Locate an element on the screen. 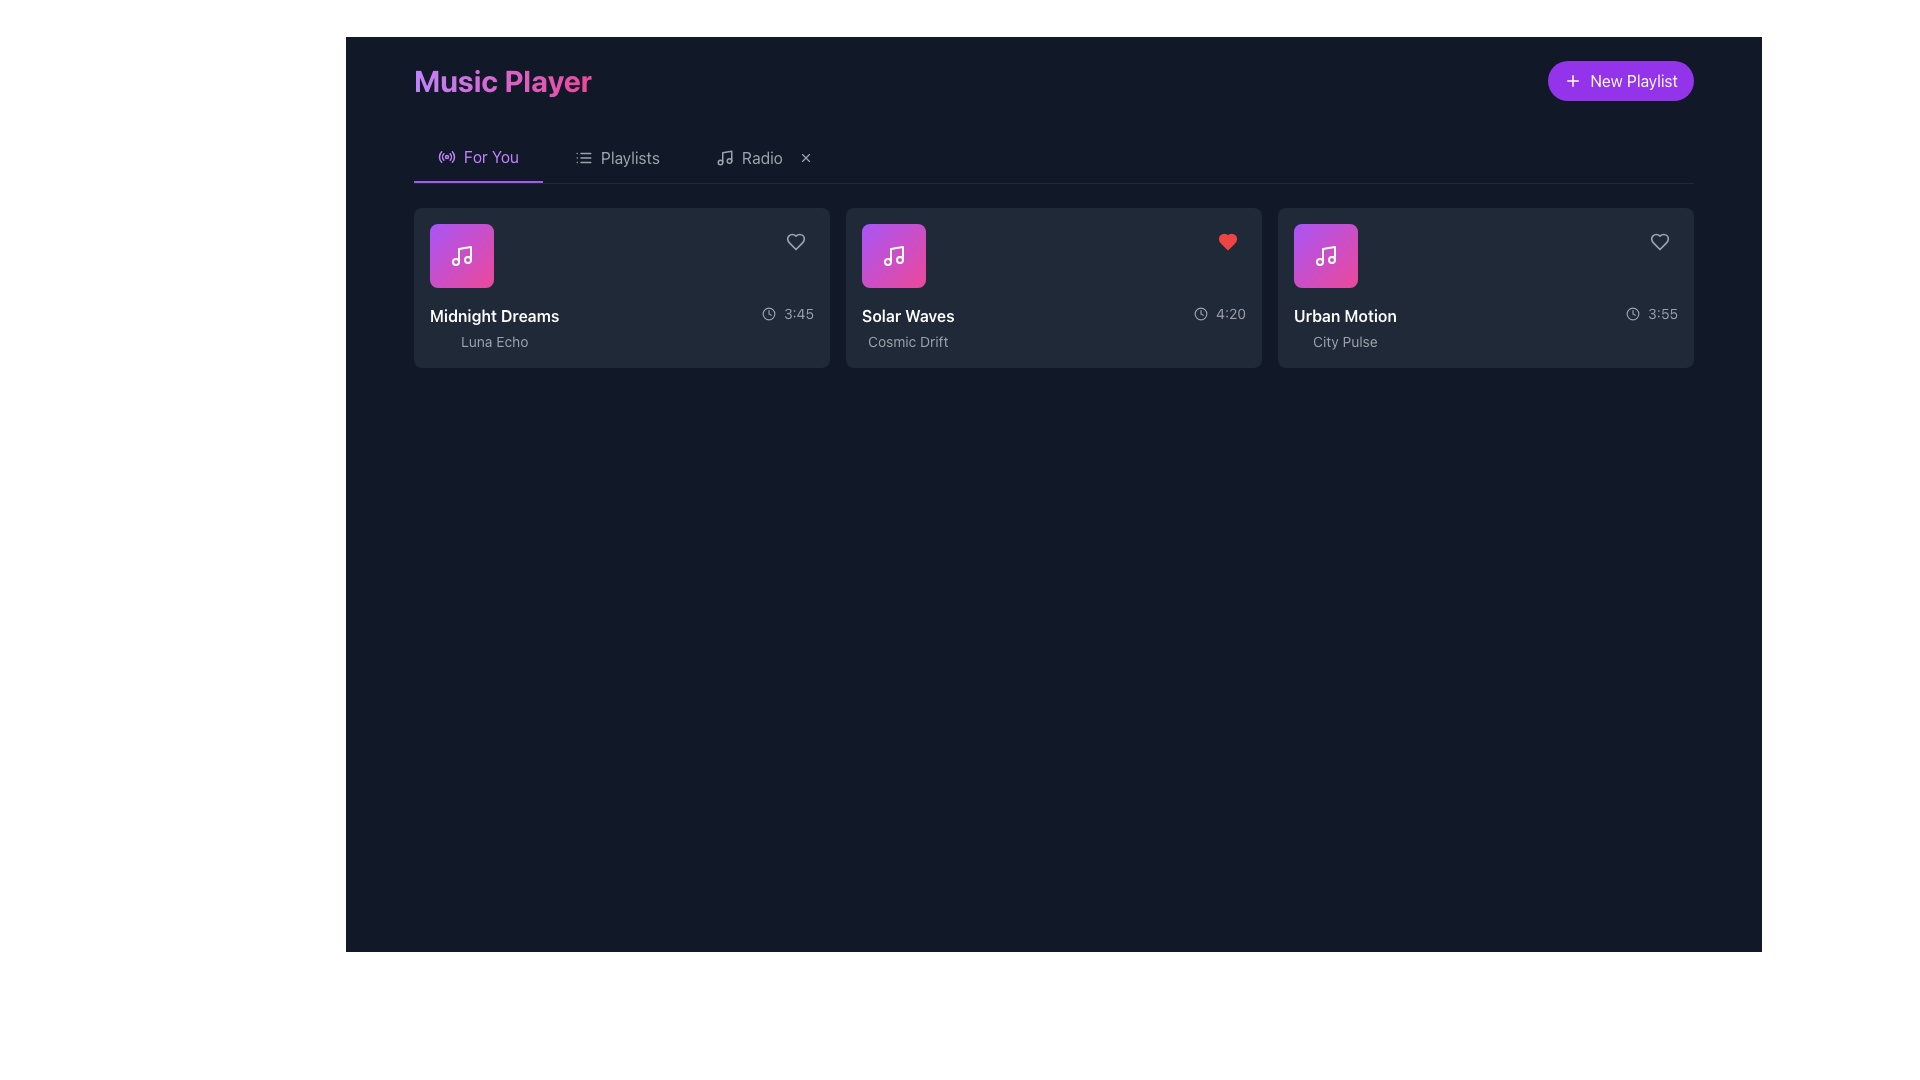 This screenshot has width=1920, height=1080. the heart icon button located in the upper-right corner of the 'Midnight Dreams' track card to favorite the item is located at coordinates (795, 241).